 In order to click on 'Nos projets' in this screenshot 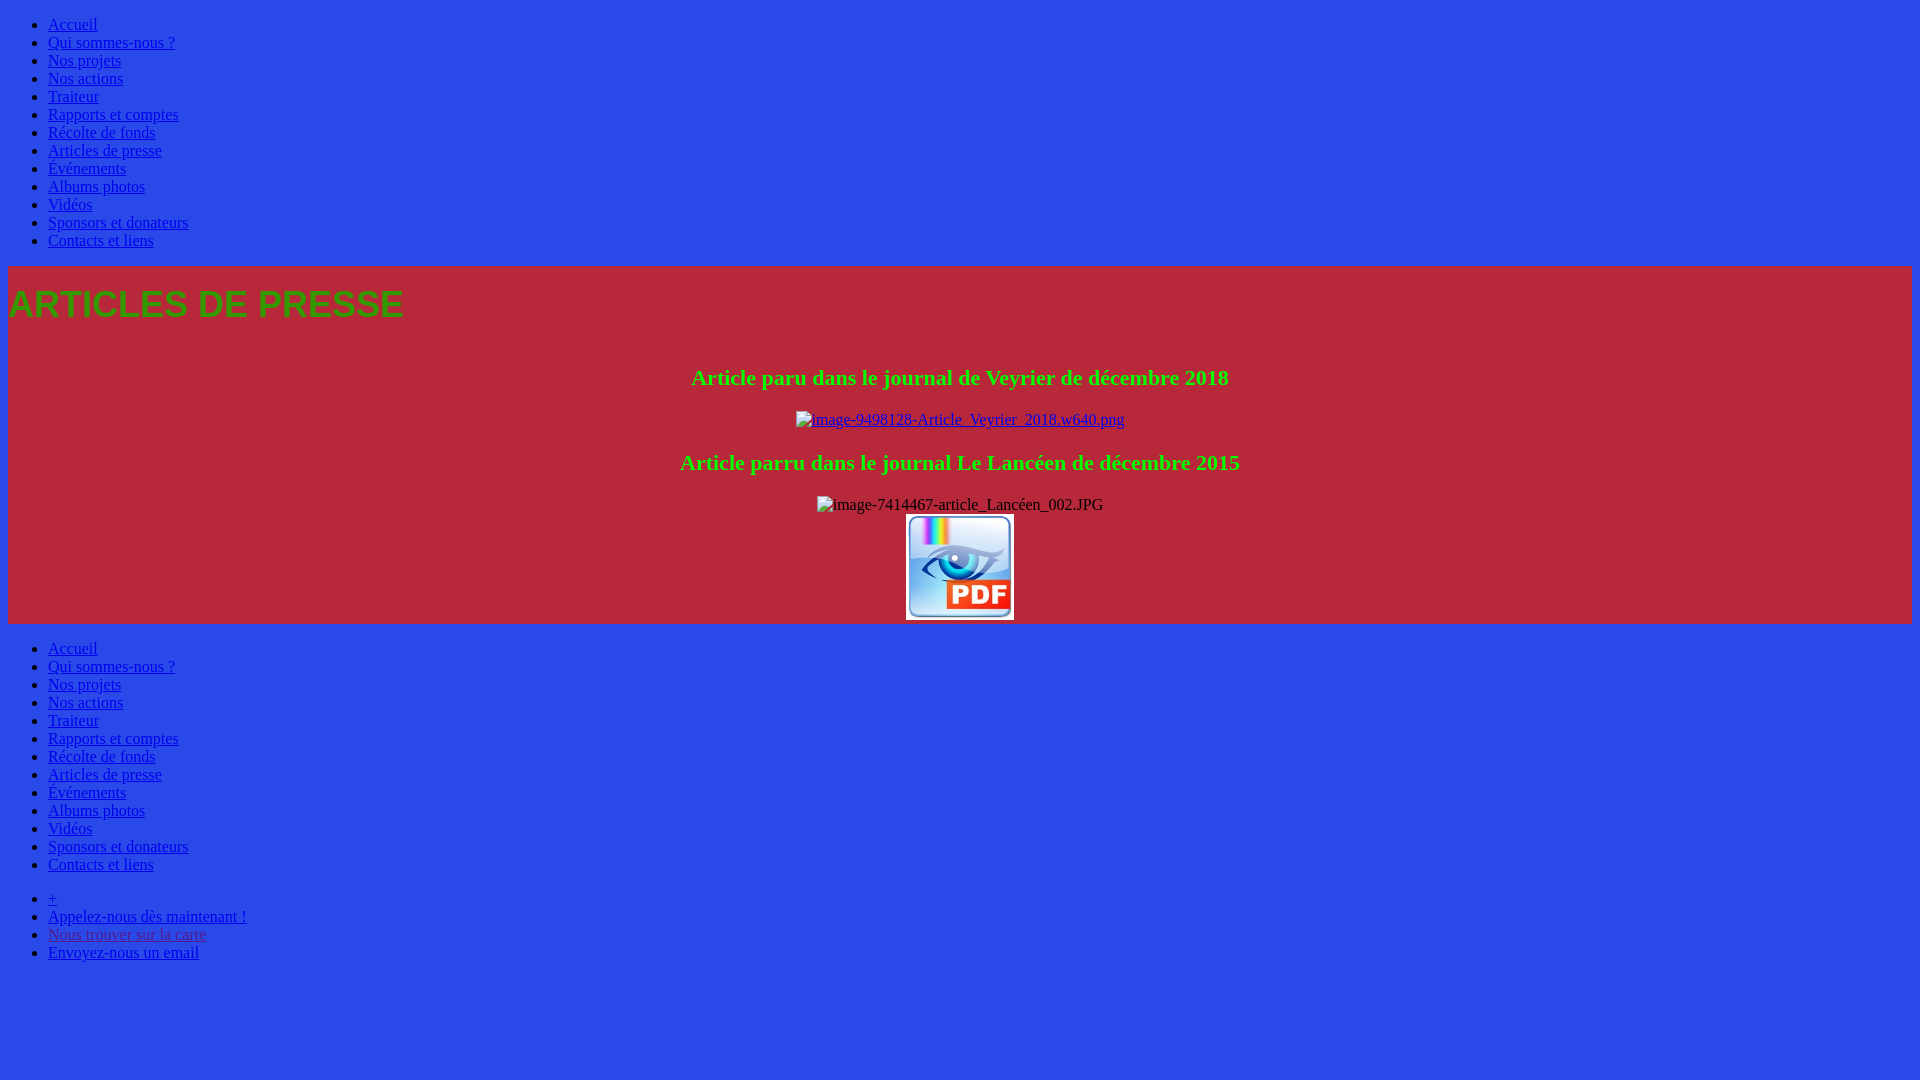, I will do `click(83, 683)`.